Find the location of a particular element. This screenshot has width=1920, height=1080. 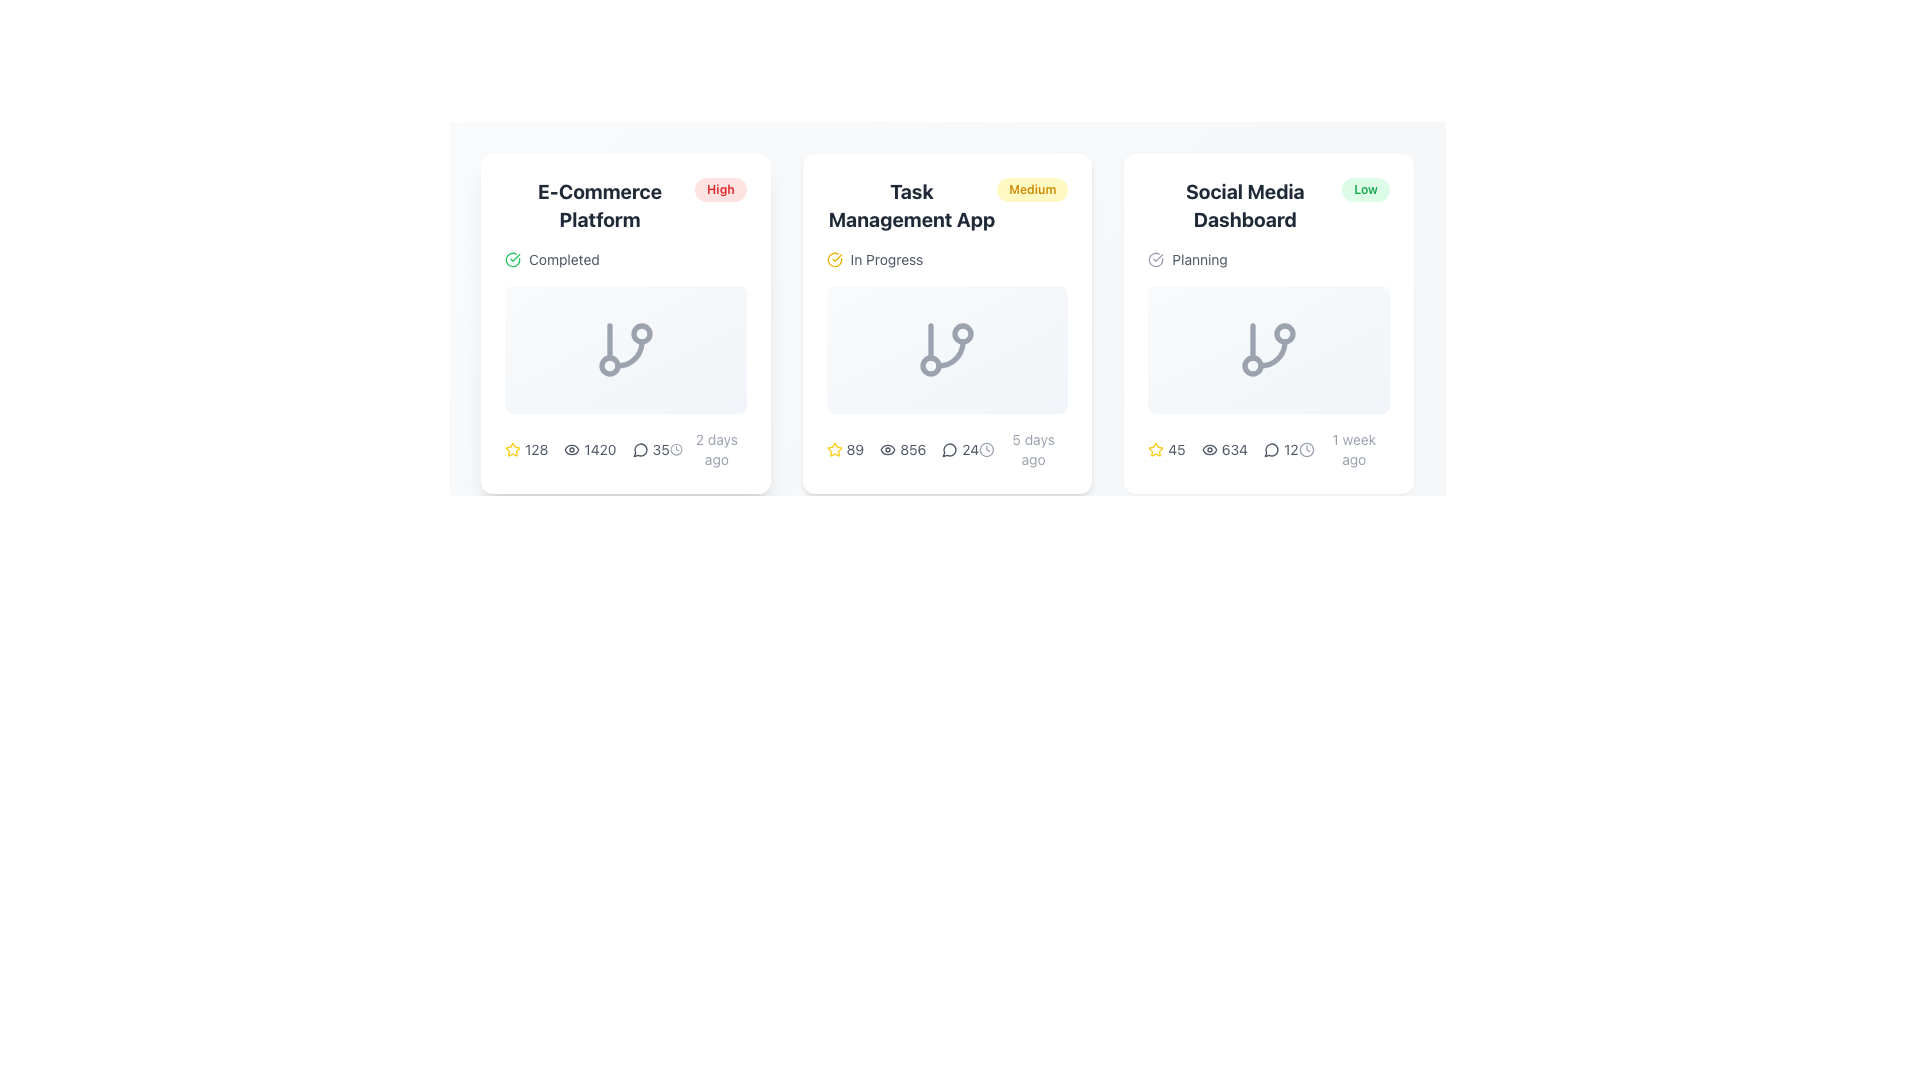

the number '45' in the rating indicator located at the bottom-left corner of the third card from the left is located at coordinates (1166, 450).